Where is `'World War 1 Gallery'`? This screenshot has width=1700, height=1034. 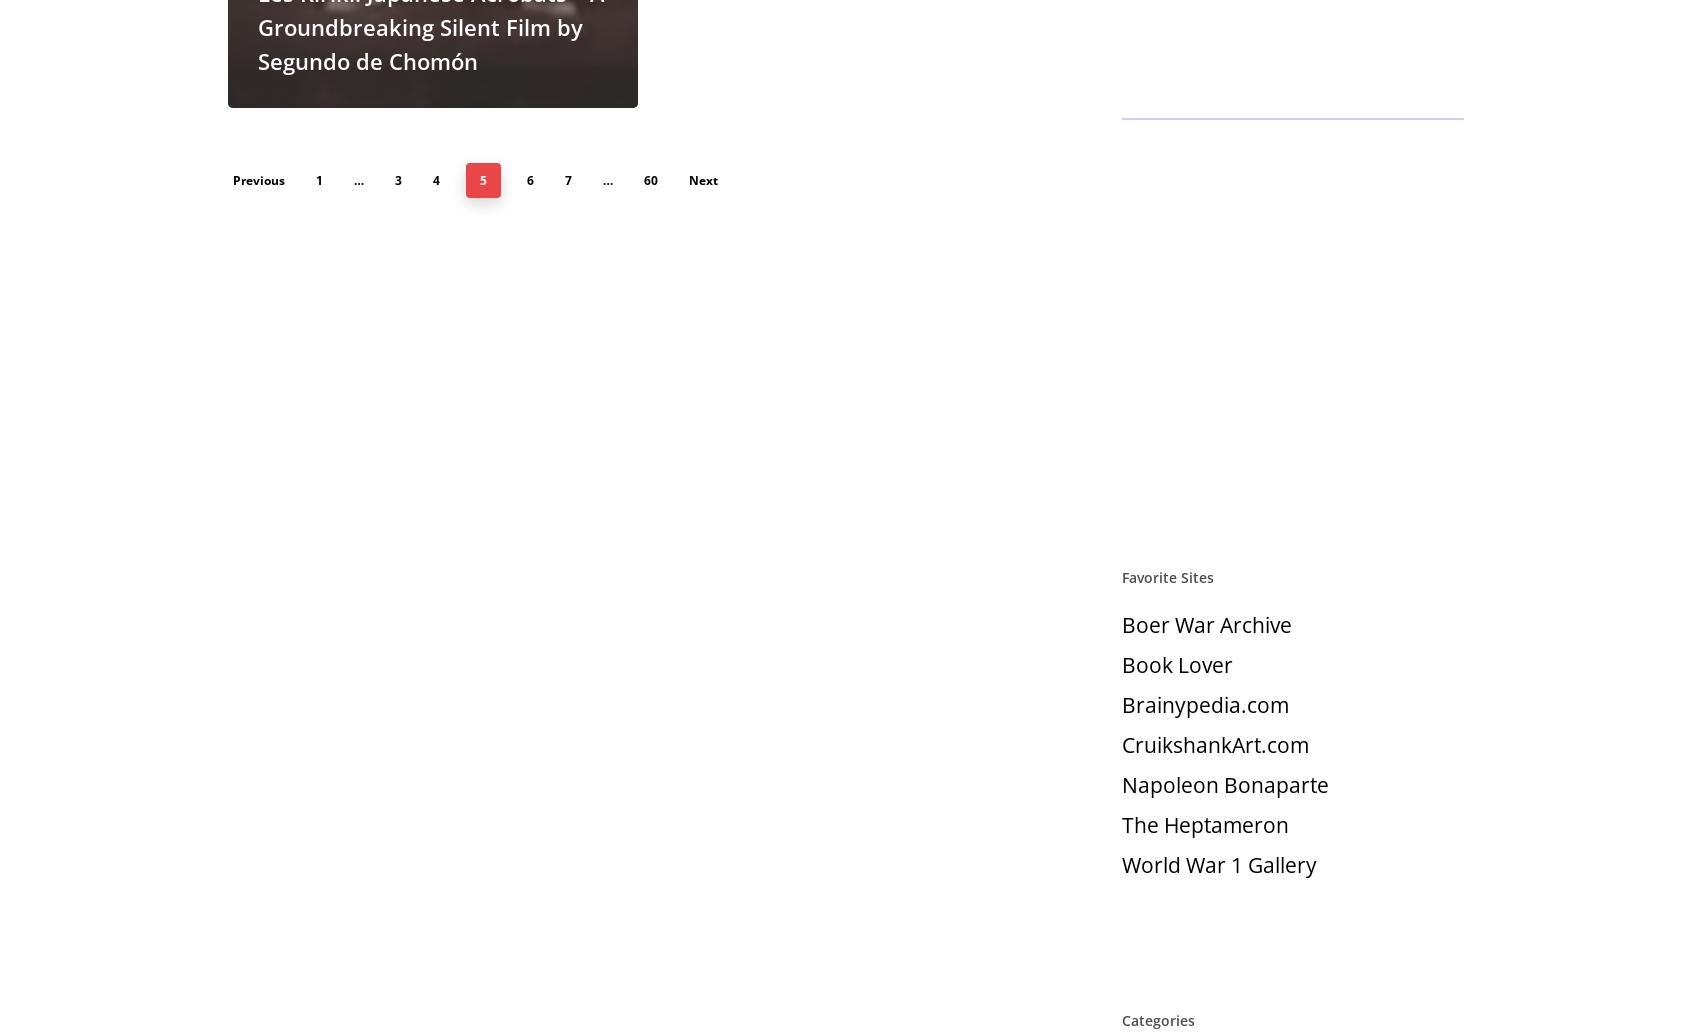 'World War 1 Gallery' is located at coordinates (1122, 864).